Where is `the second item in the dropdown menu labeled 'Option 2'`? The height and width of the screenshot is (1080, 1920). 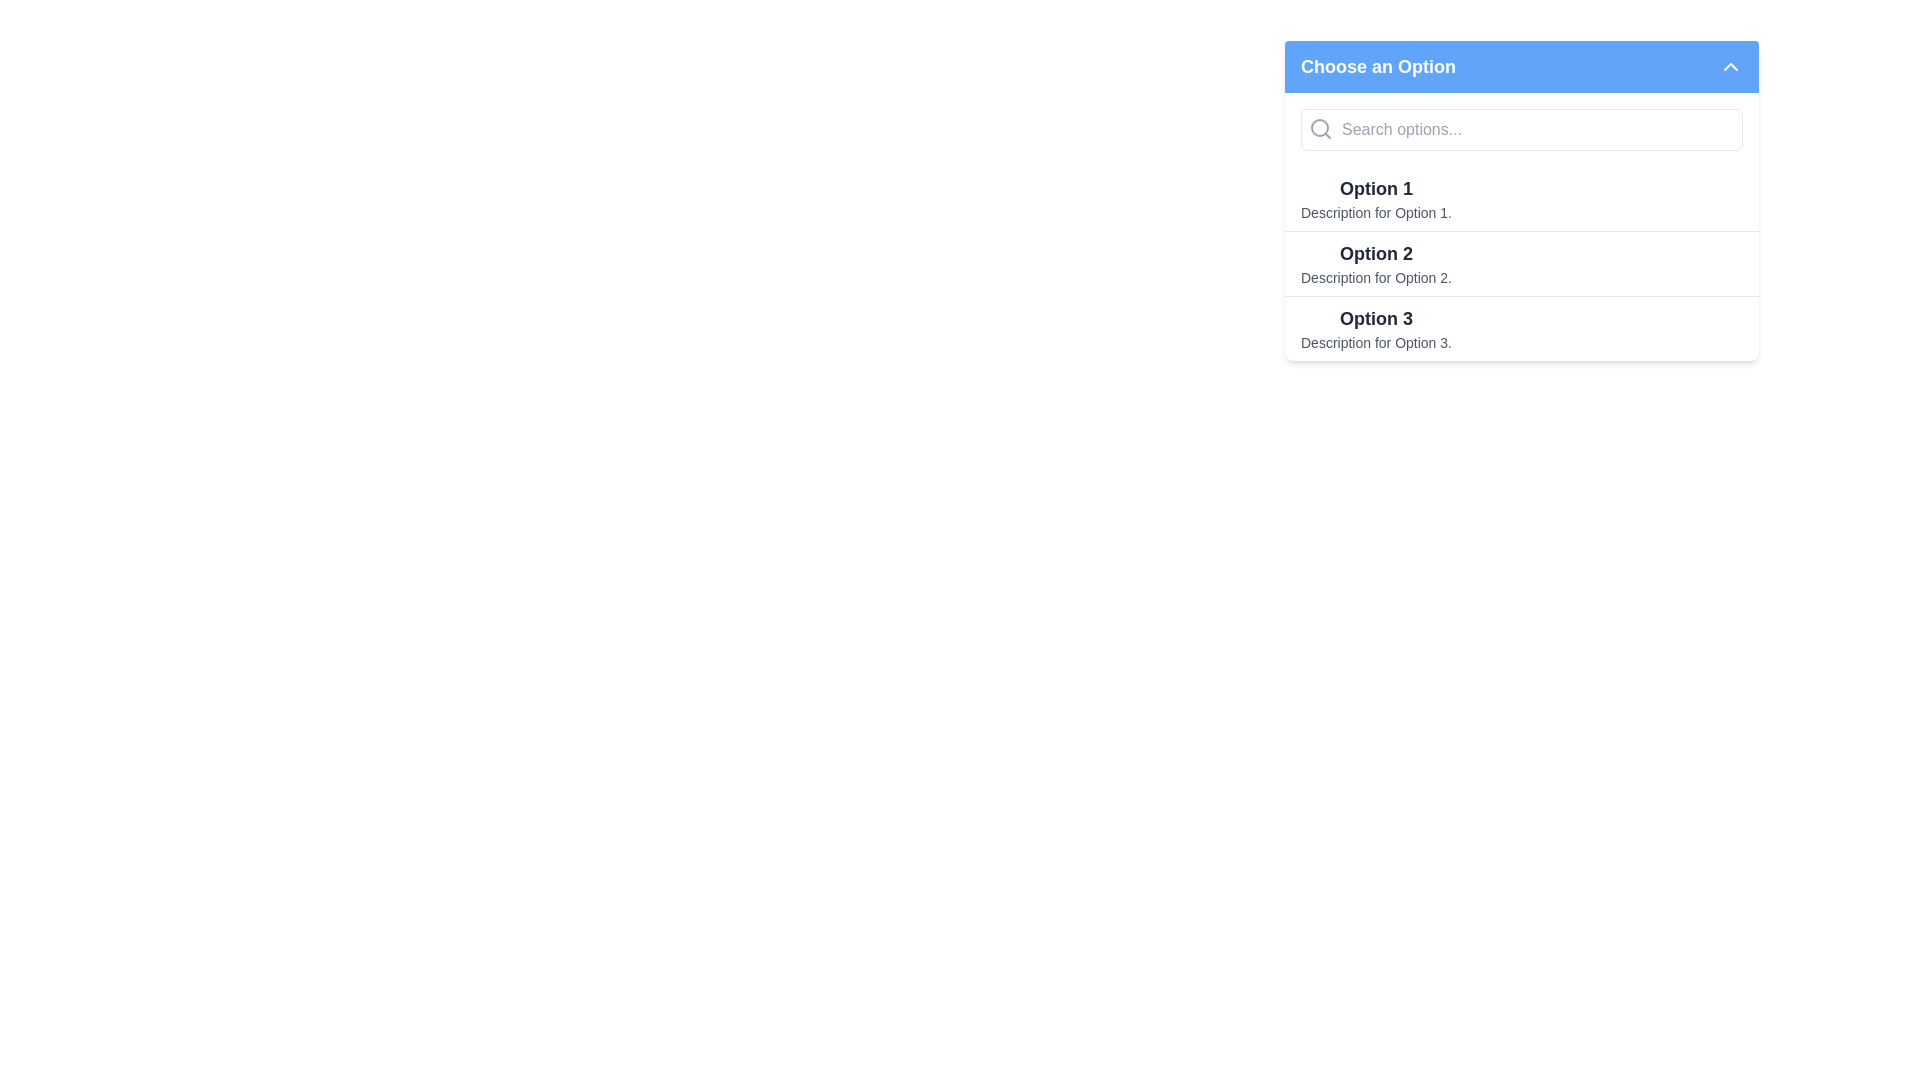
the second item in the dropdown menu labeled 'Option 2' is located at coordinates (1520, 262).